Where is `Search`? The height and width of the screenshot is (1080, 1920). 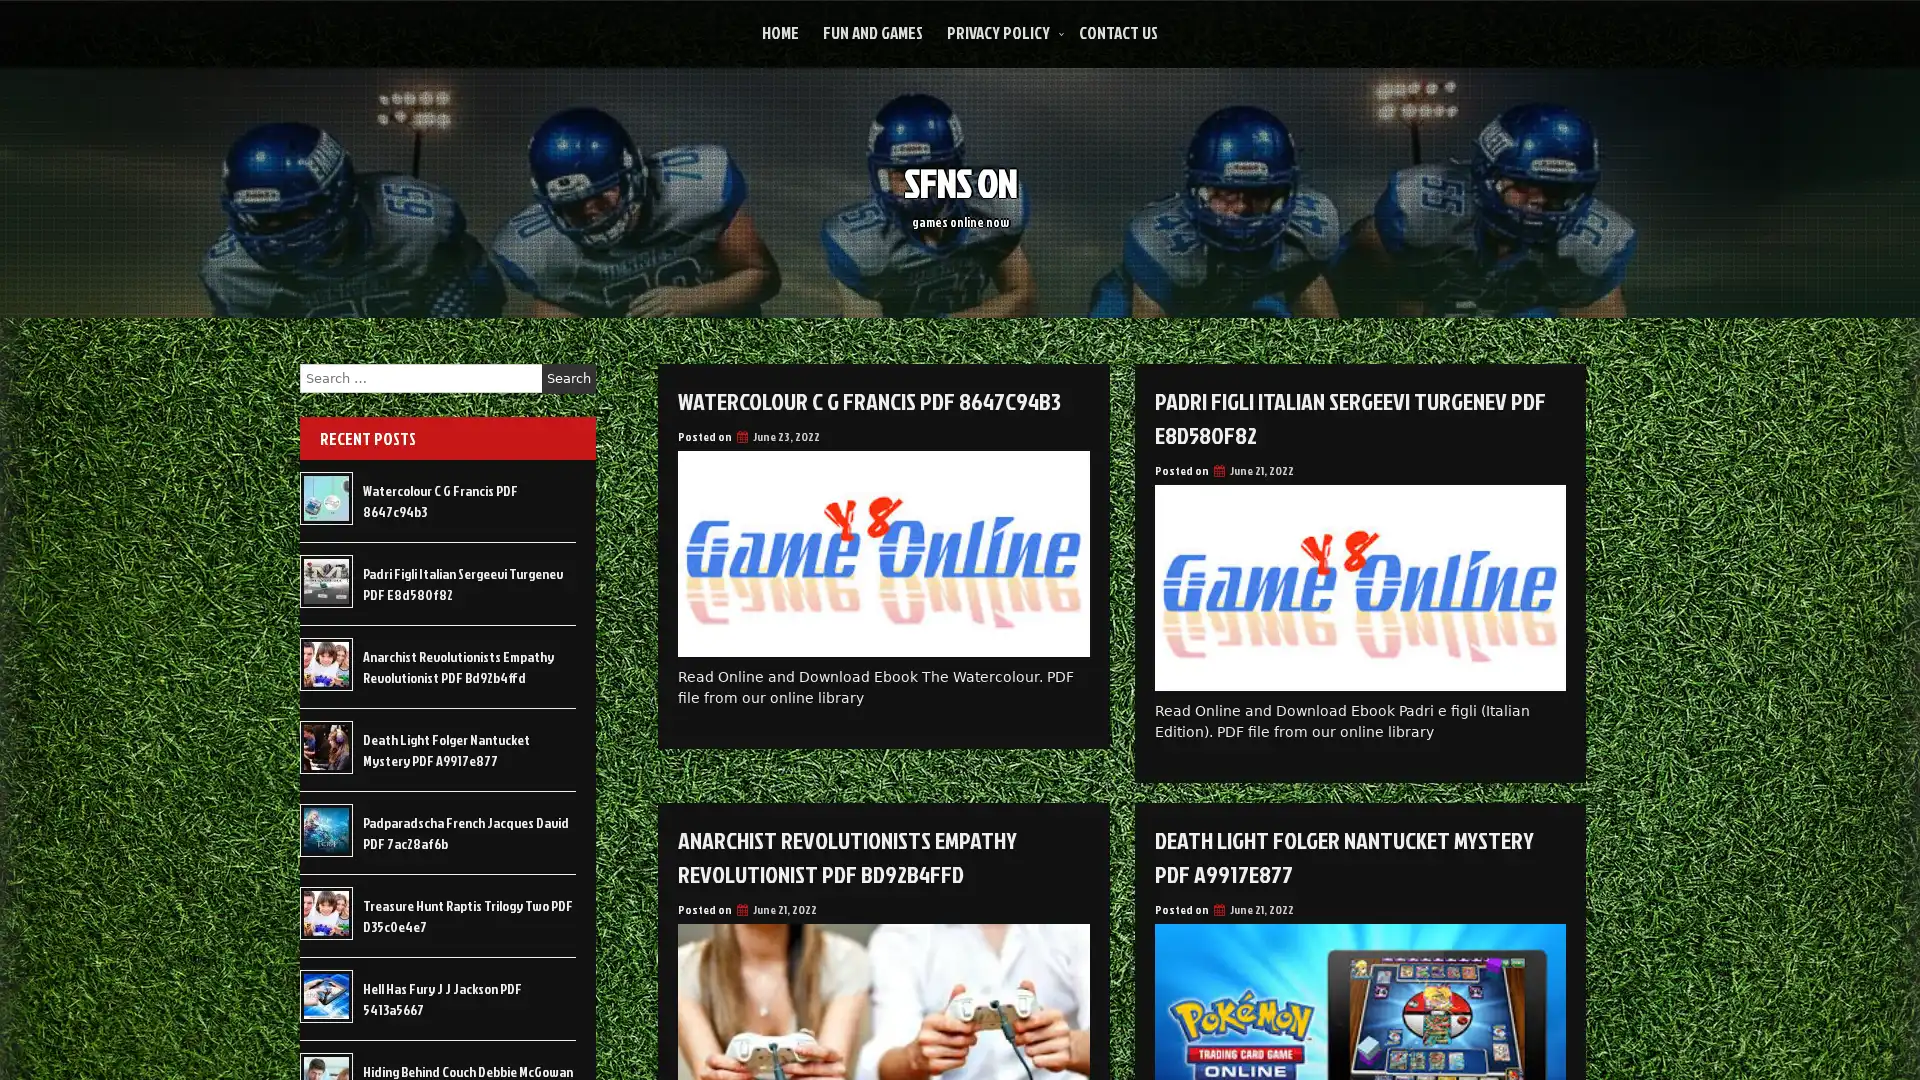 Search is located at coordinates (568, 378).